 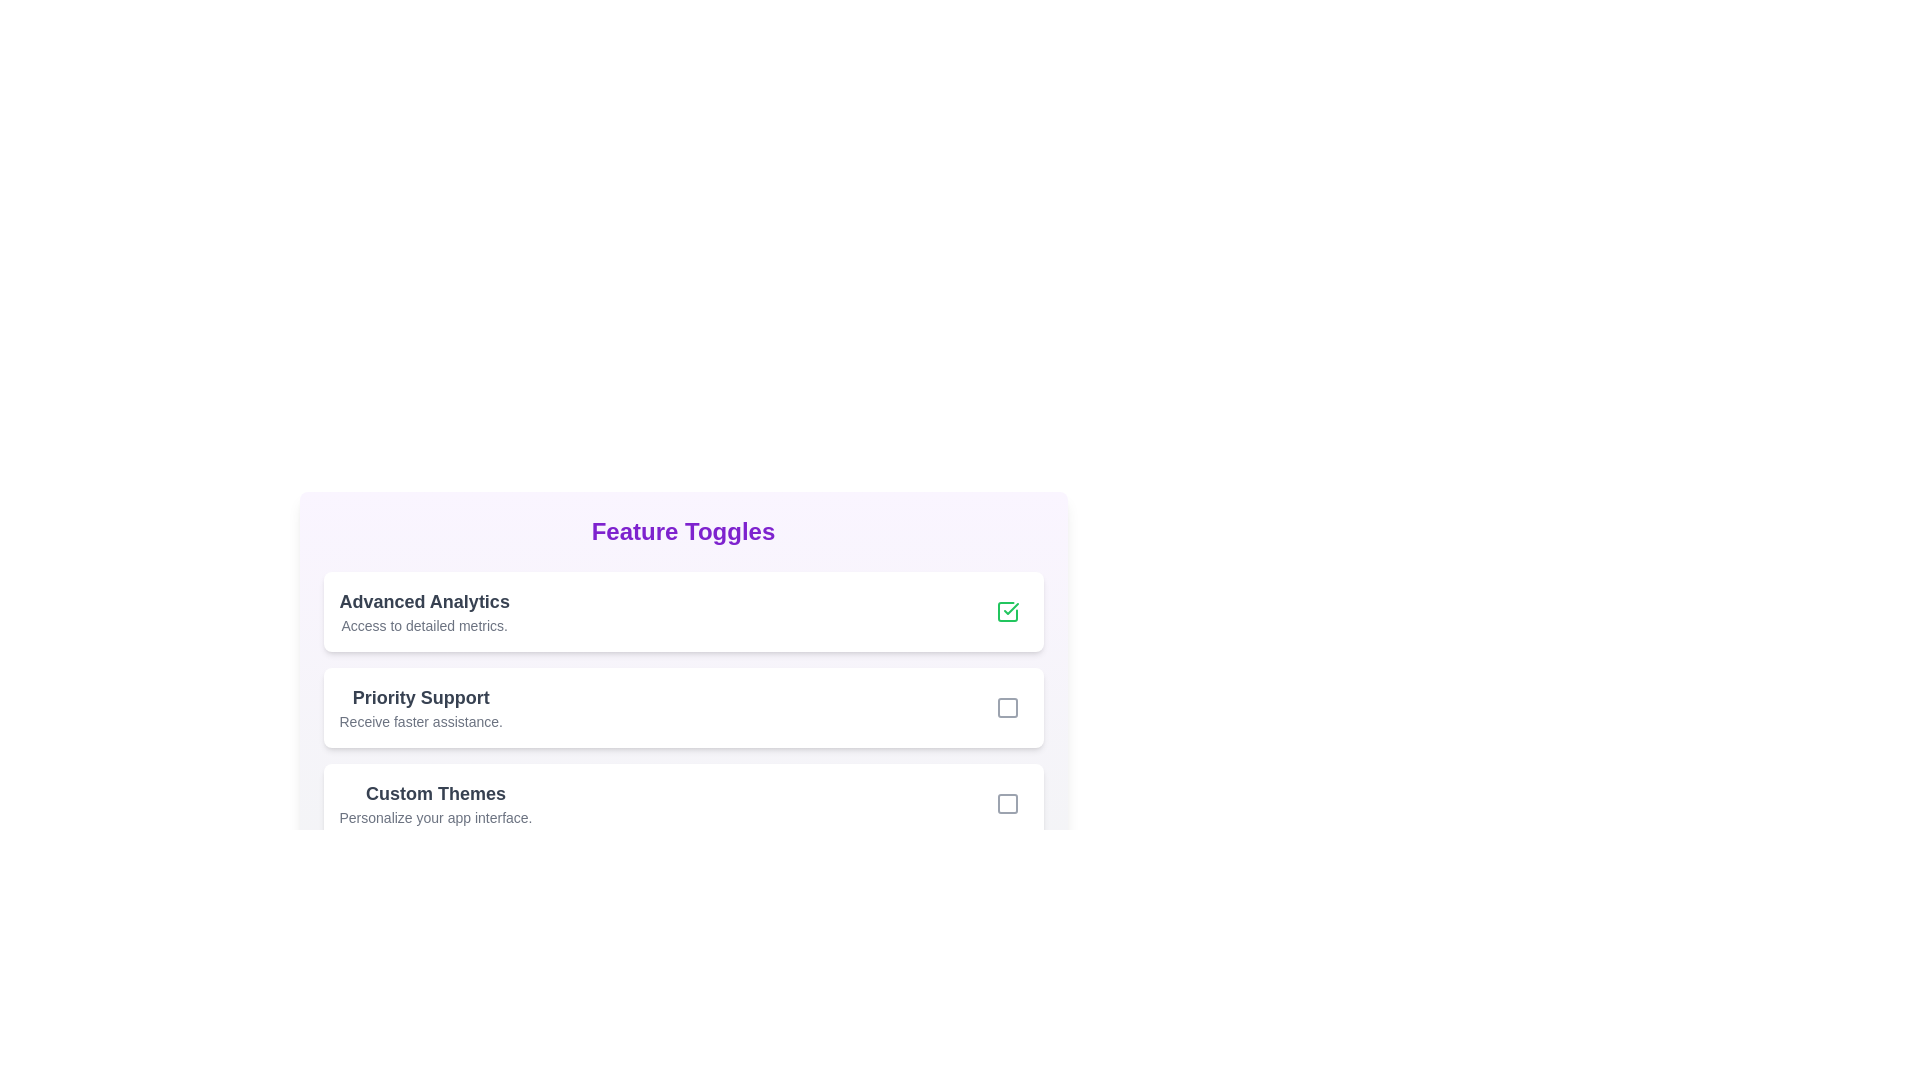 I want to click on the 'Custom Themes' static text label, which is styled in a larger bold font and dark gray color, positioned as the title of a feature description group, so click(x=435, y=793).